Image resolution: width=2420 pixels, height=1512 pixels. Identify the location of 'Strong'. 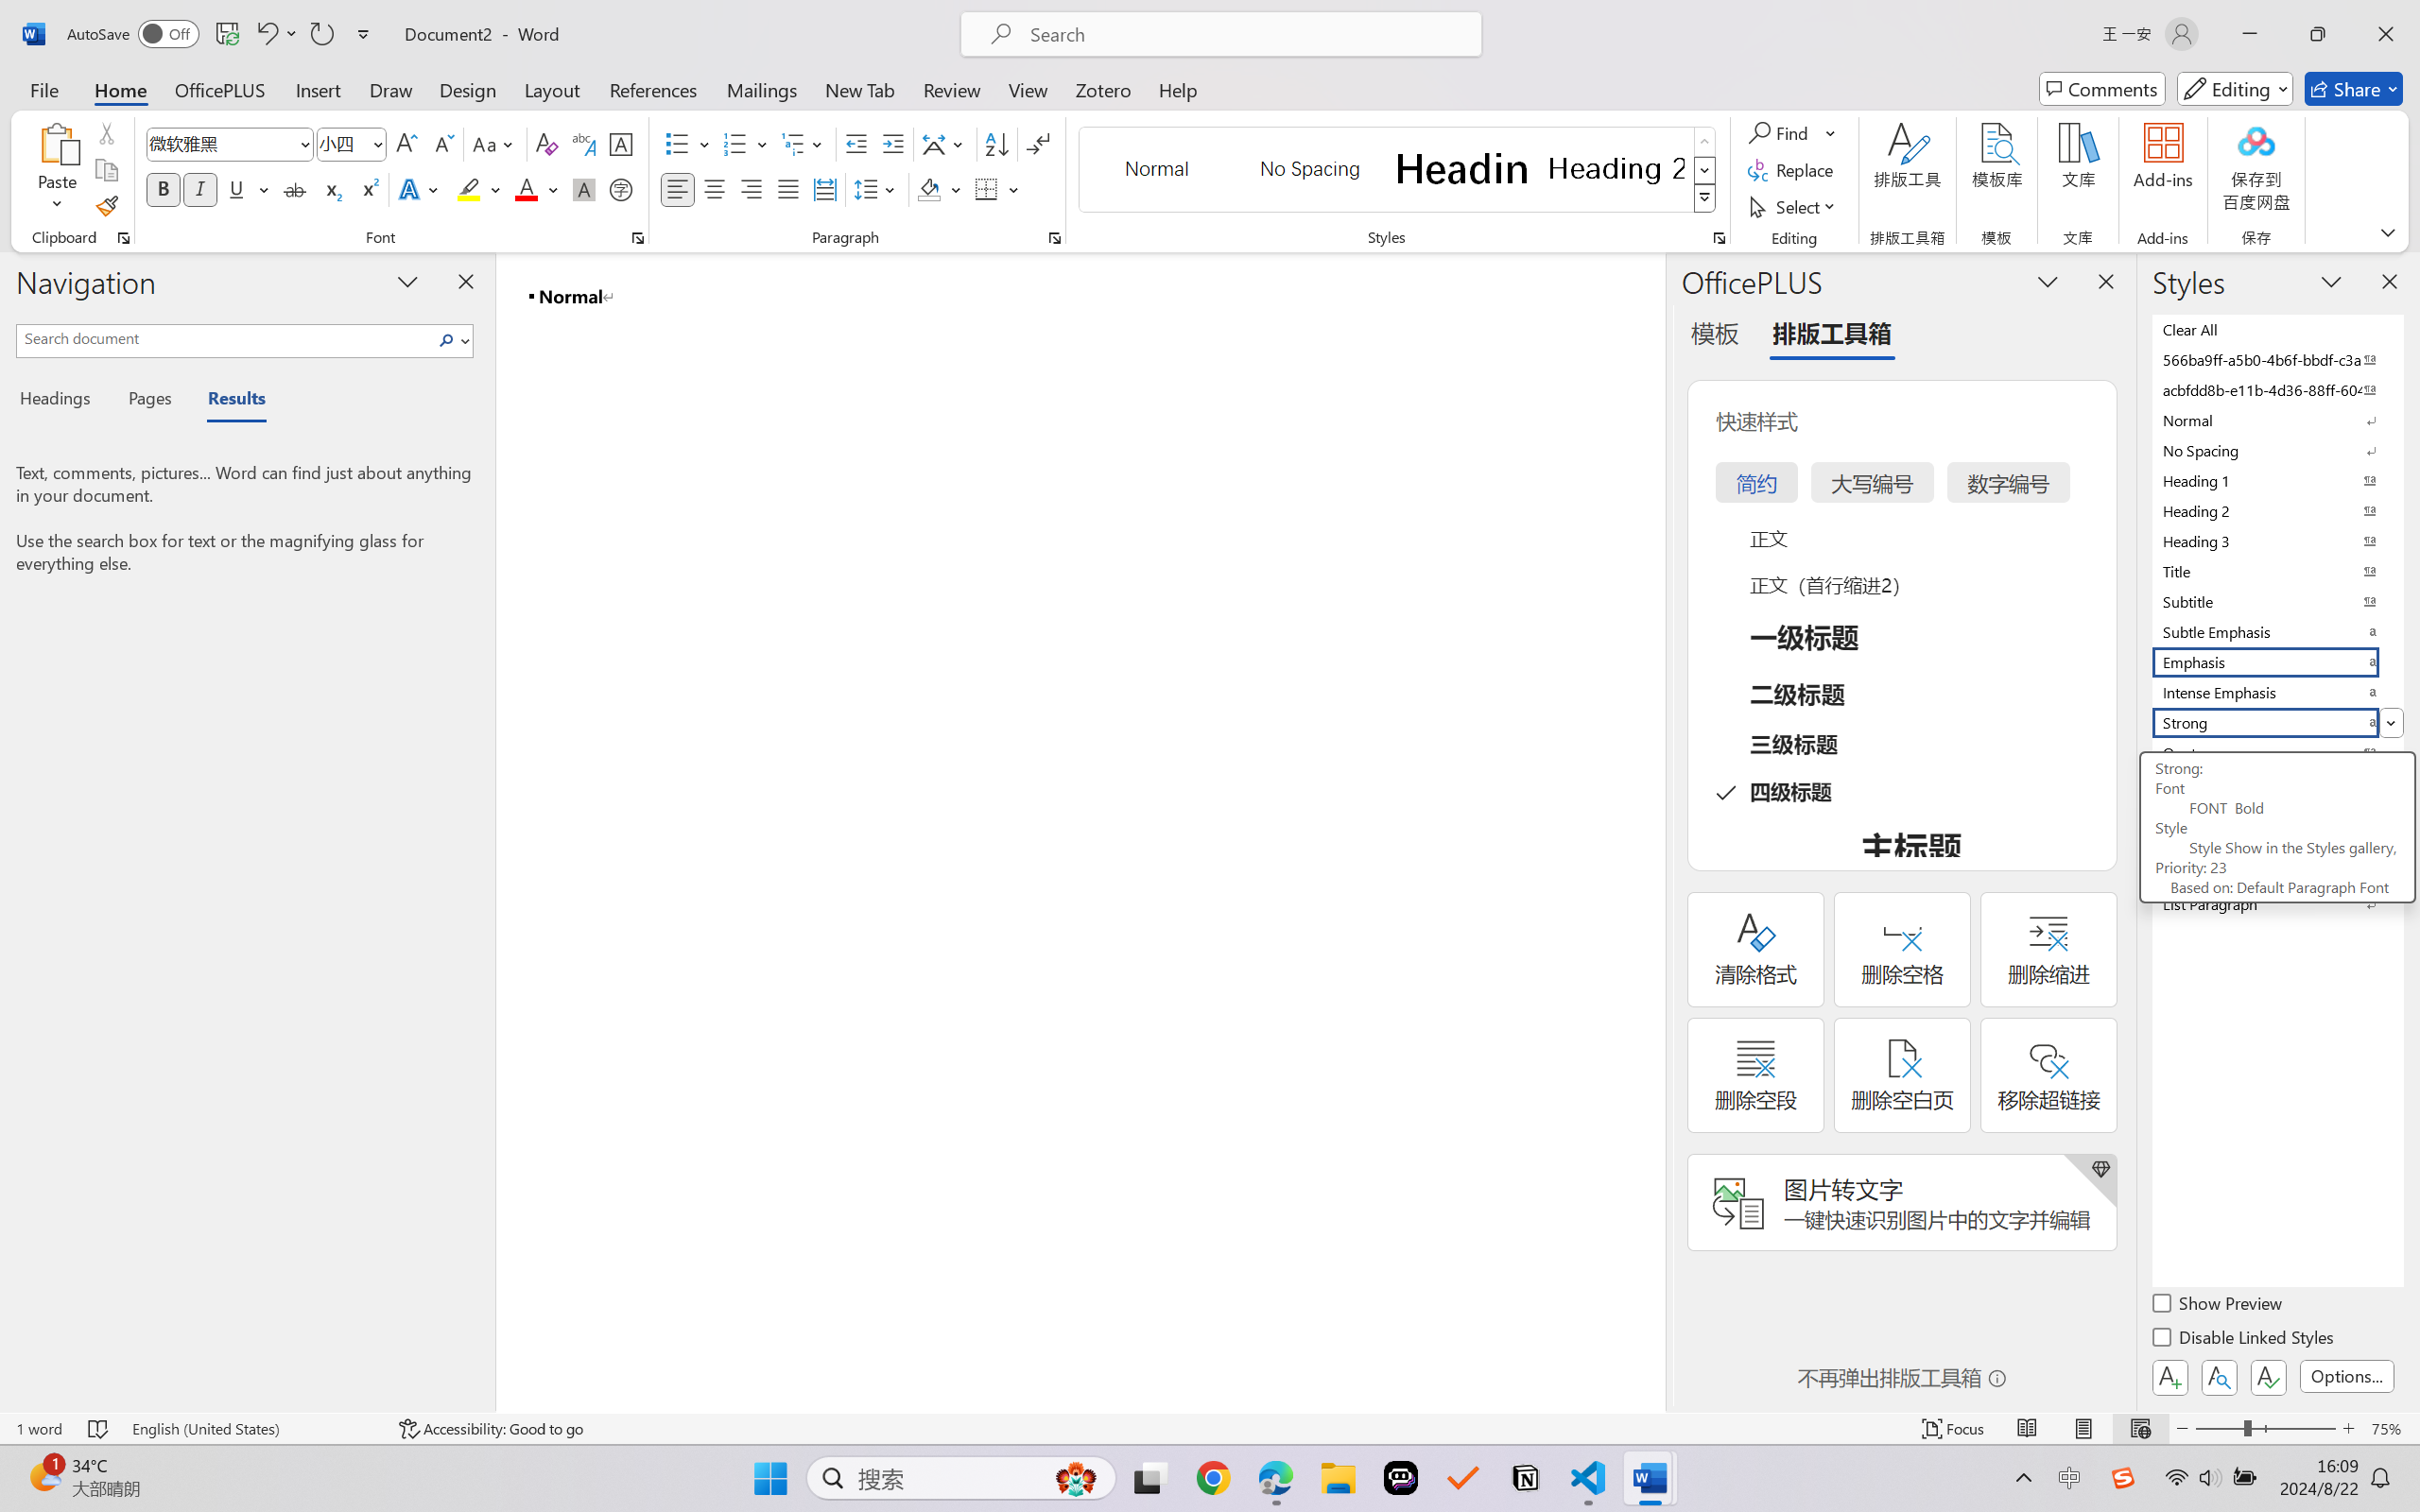
(2275, 722).